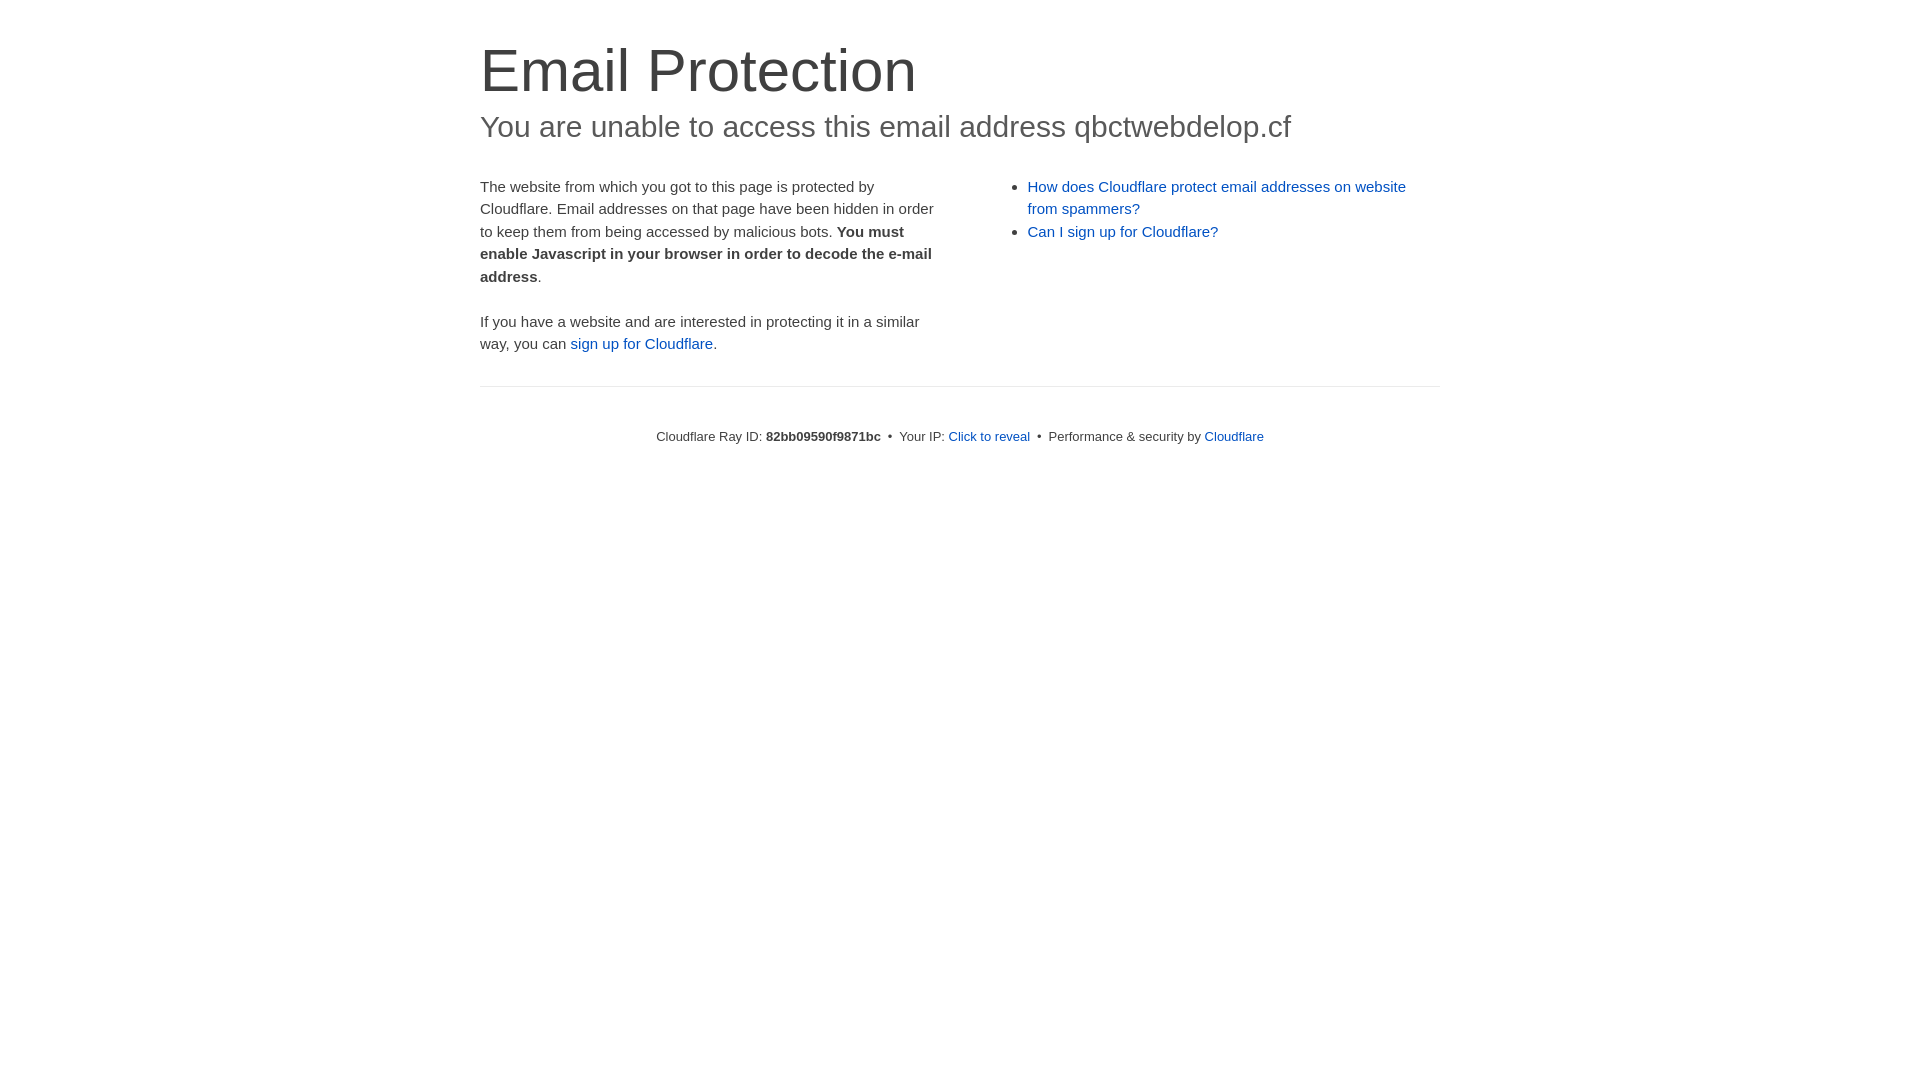 The image size is (1920, 1080). Describe the element at coordinates (1233, 435) in the screenshot. I see `'Cloudflare'` at that location.